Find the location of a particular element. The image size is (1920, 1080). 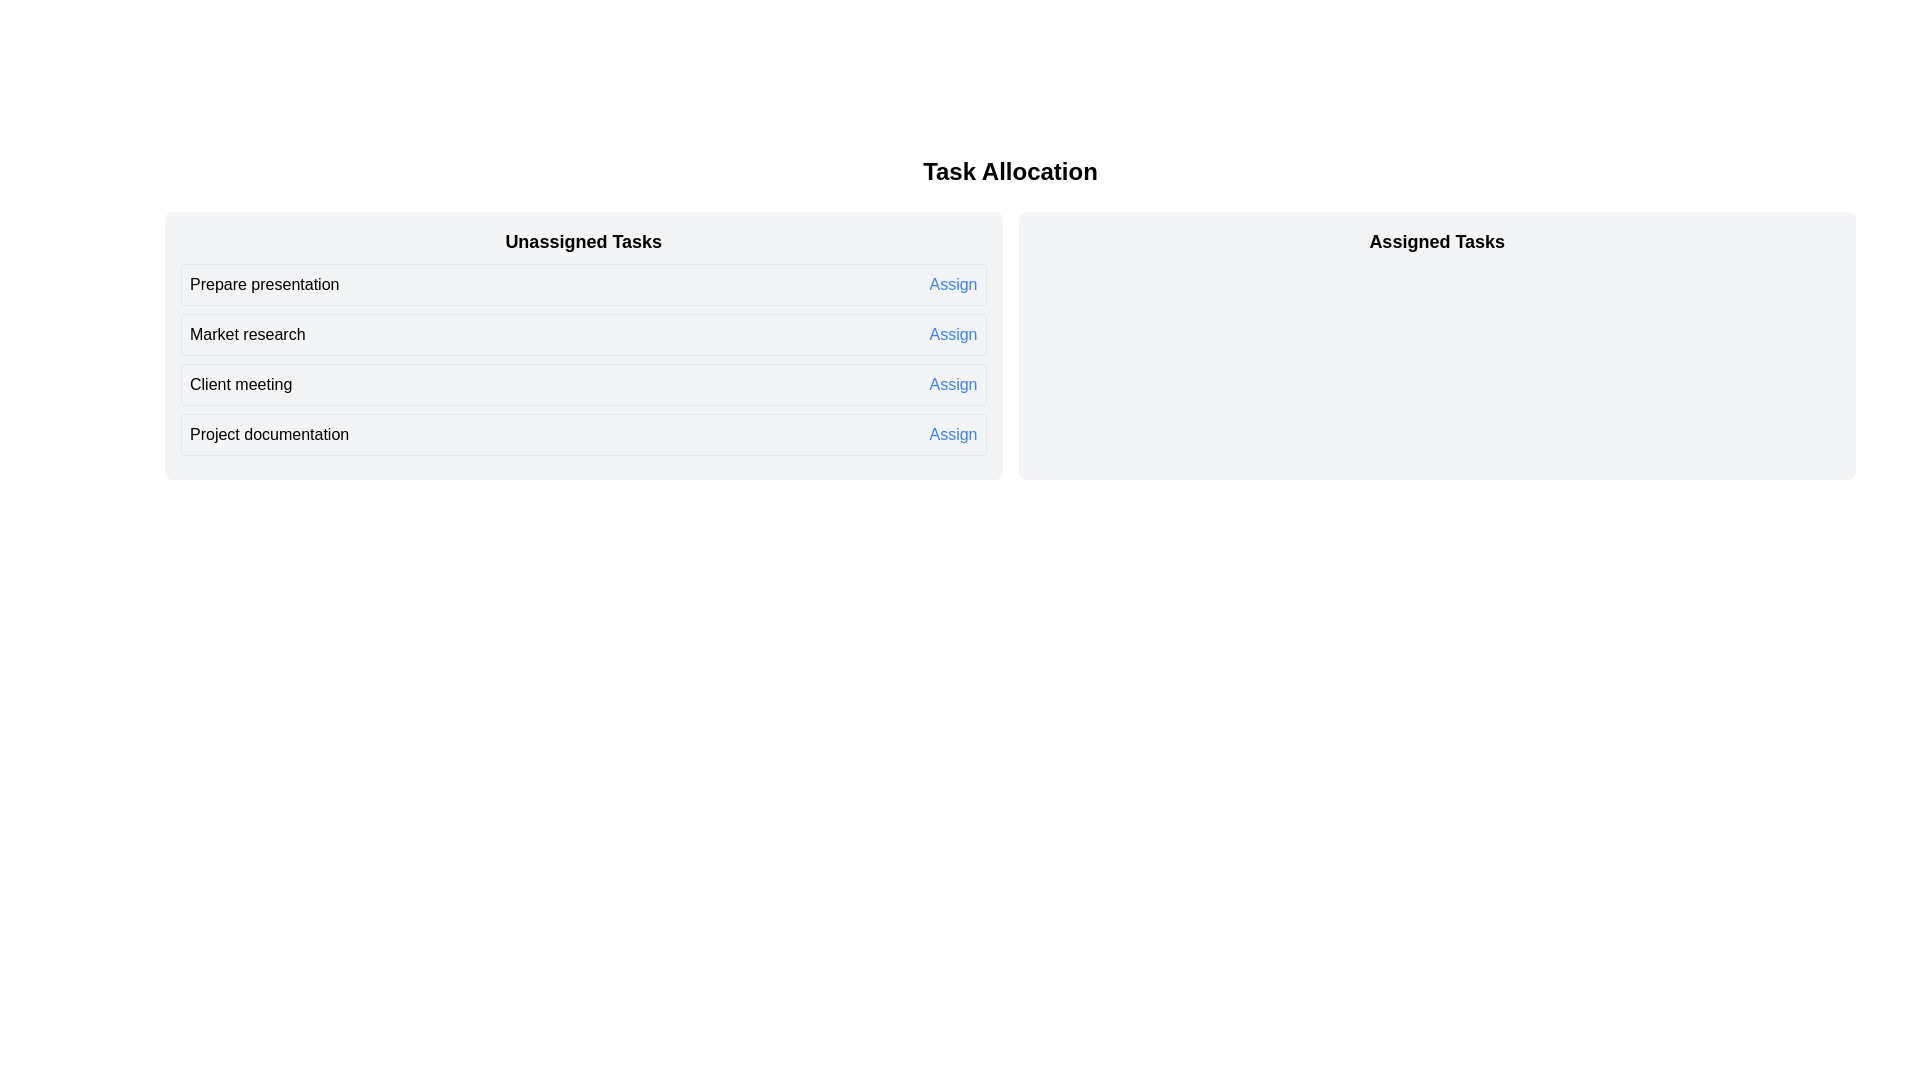

the text label displaying 'Client meeting' in the 'Unassigned Tasks' section of the task allocation interface, which is the third item in a vertically stacked list of tasks is located at coordinates (240, 385).